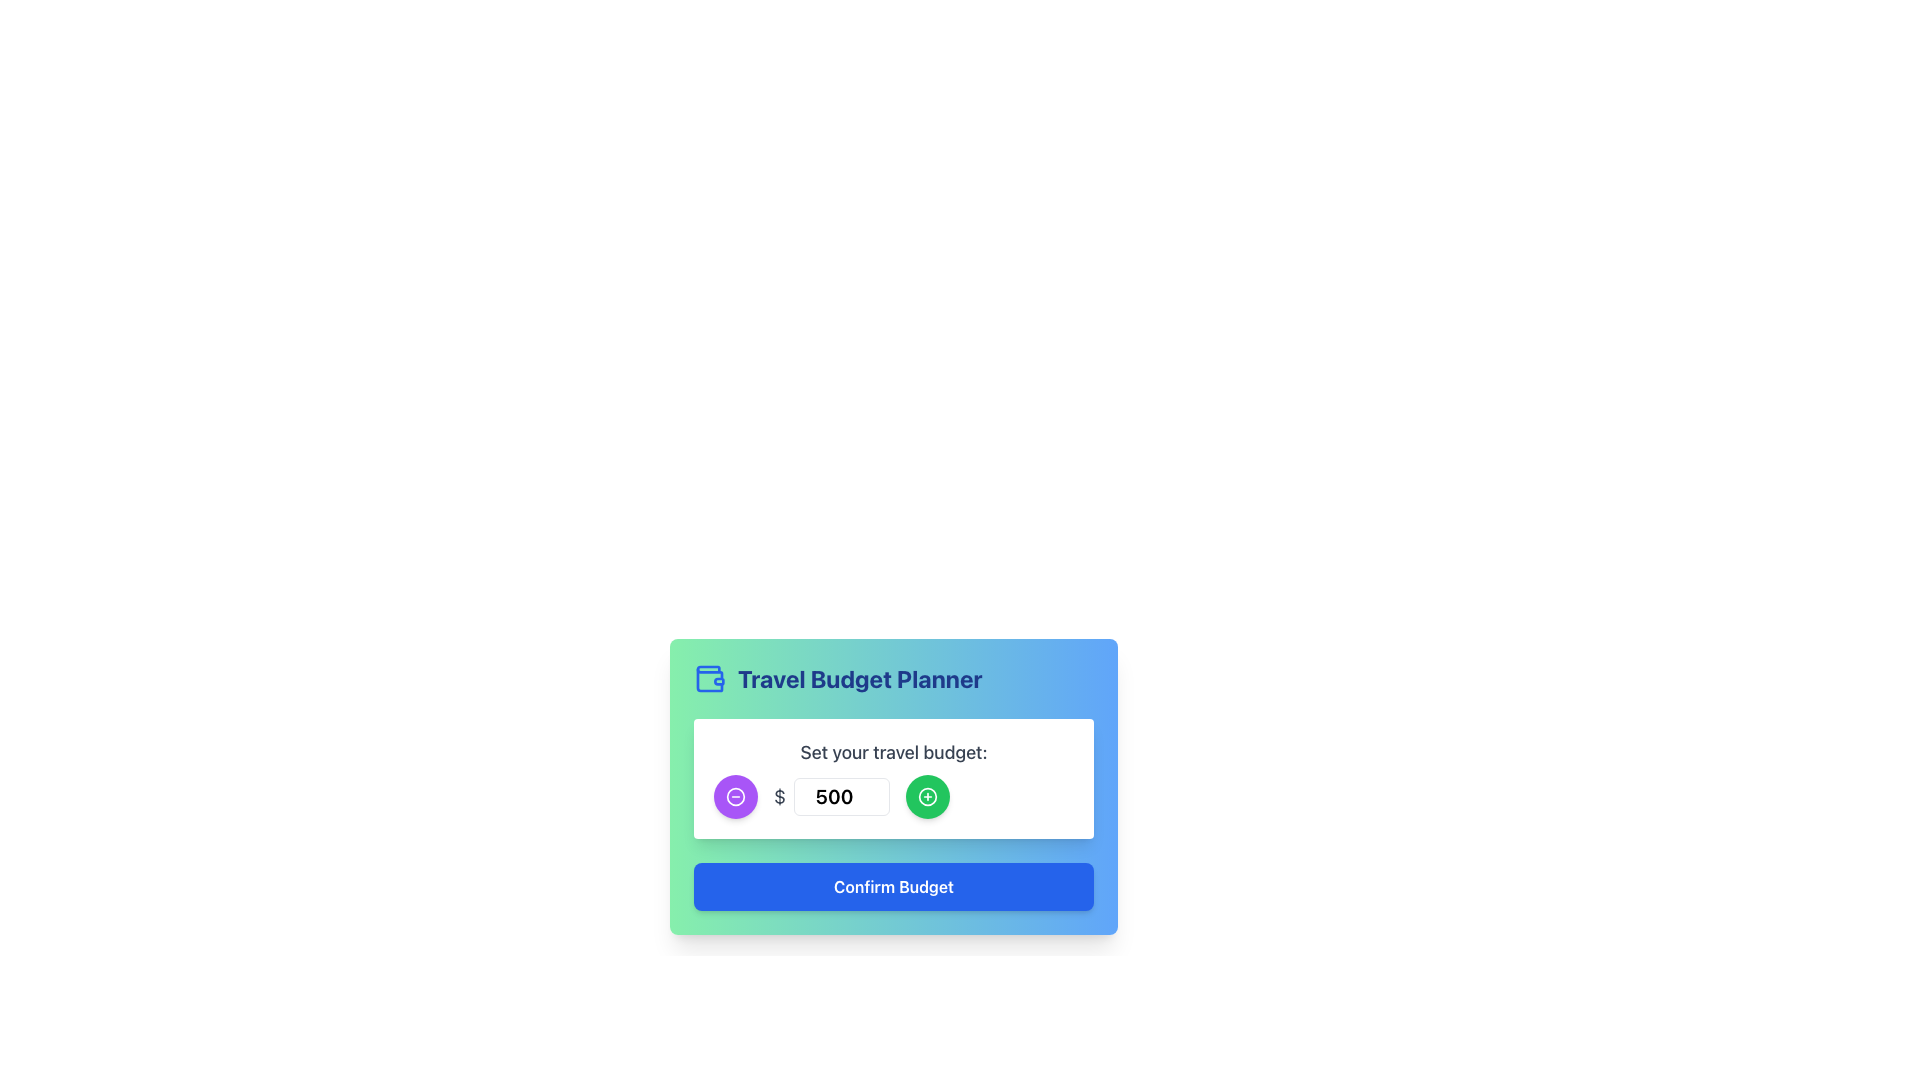 This screenshot has width=1920, height=1080. What do you see at coordinates (892, 886) in the screenshot?
I see `the blue rectangular button labeled 'Confirm Budget' located at the bottom of the 'Travel Budget Planner' card to confirm the budget` at bounding box center [892, 886].